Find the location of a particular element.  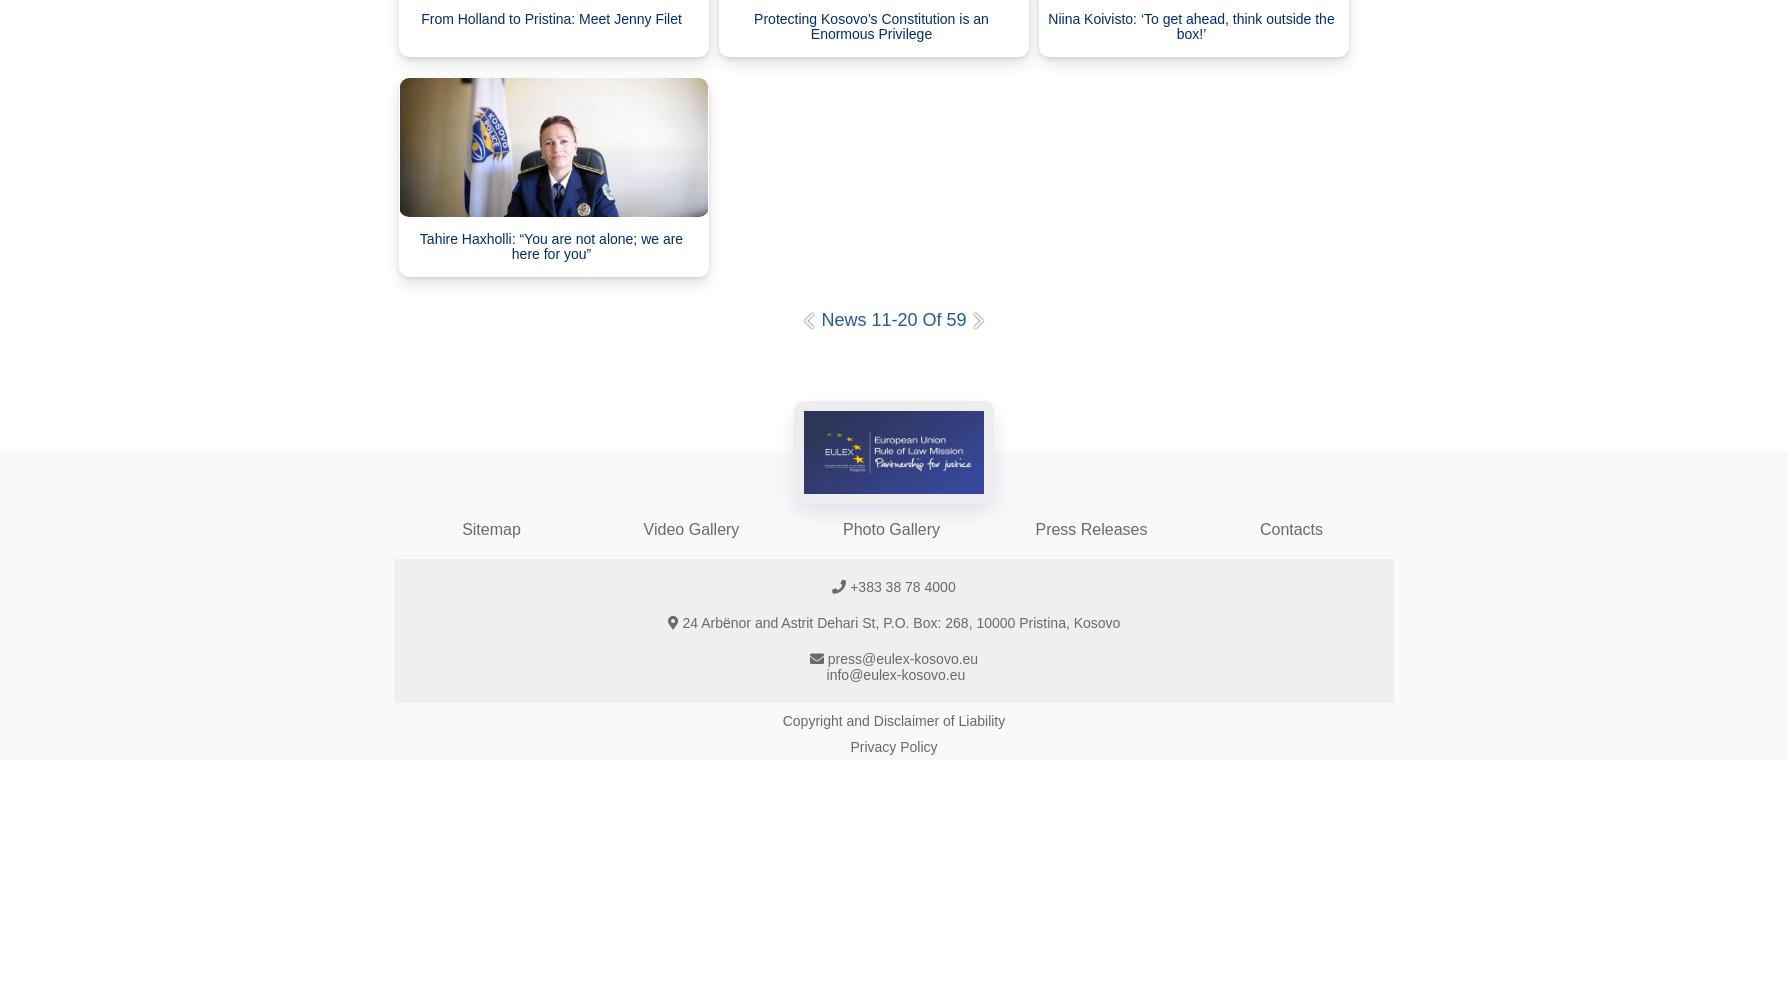

'Sitemap' is located at coordinates (490, 529).